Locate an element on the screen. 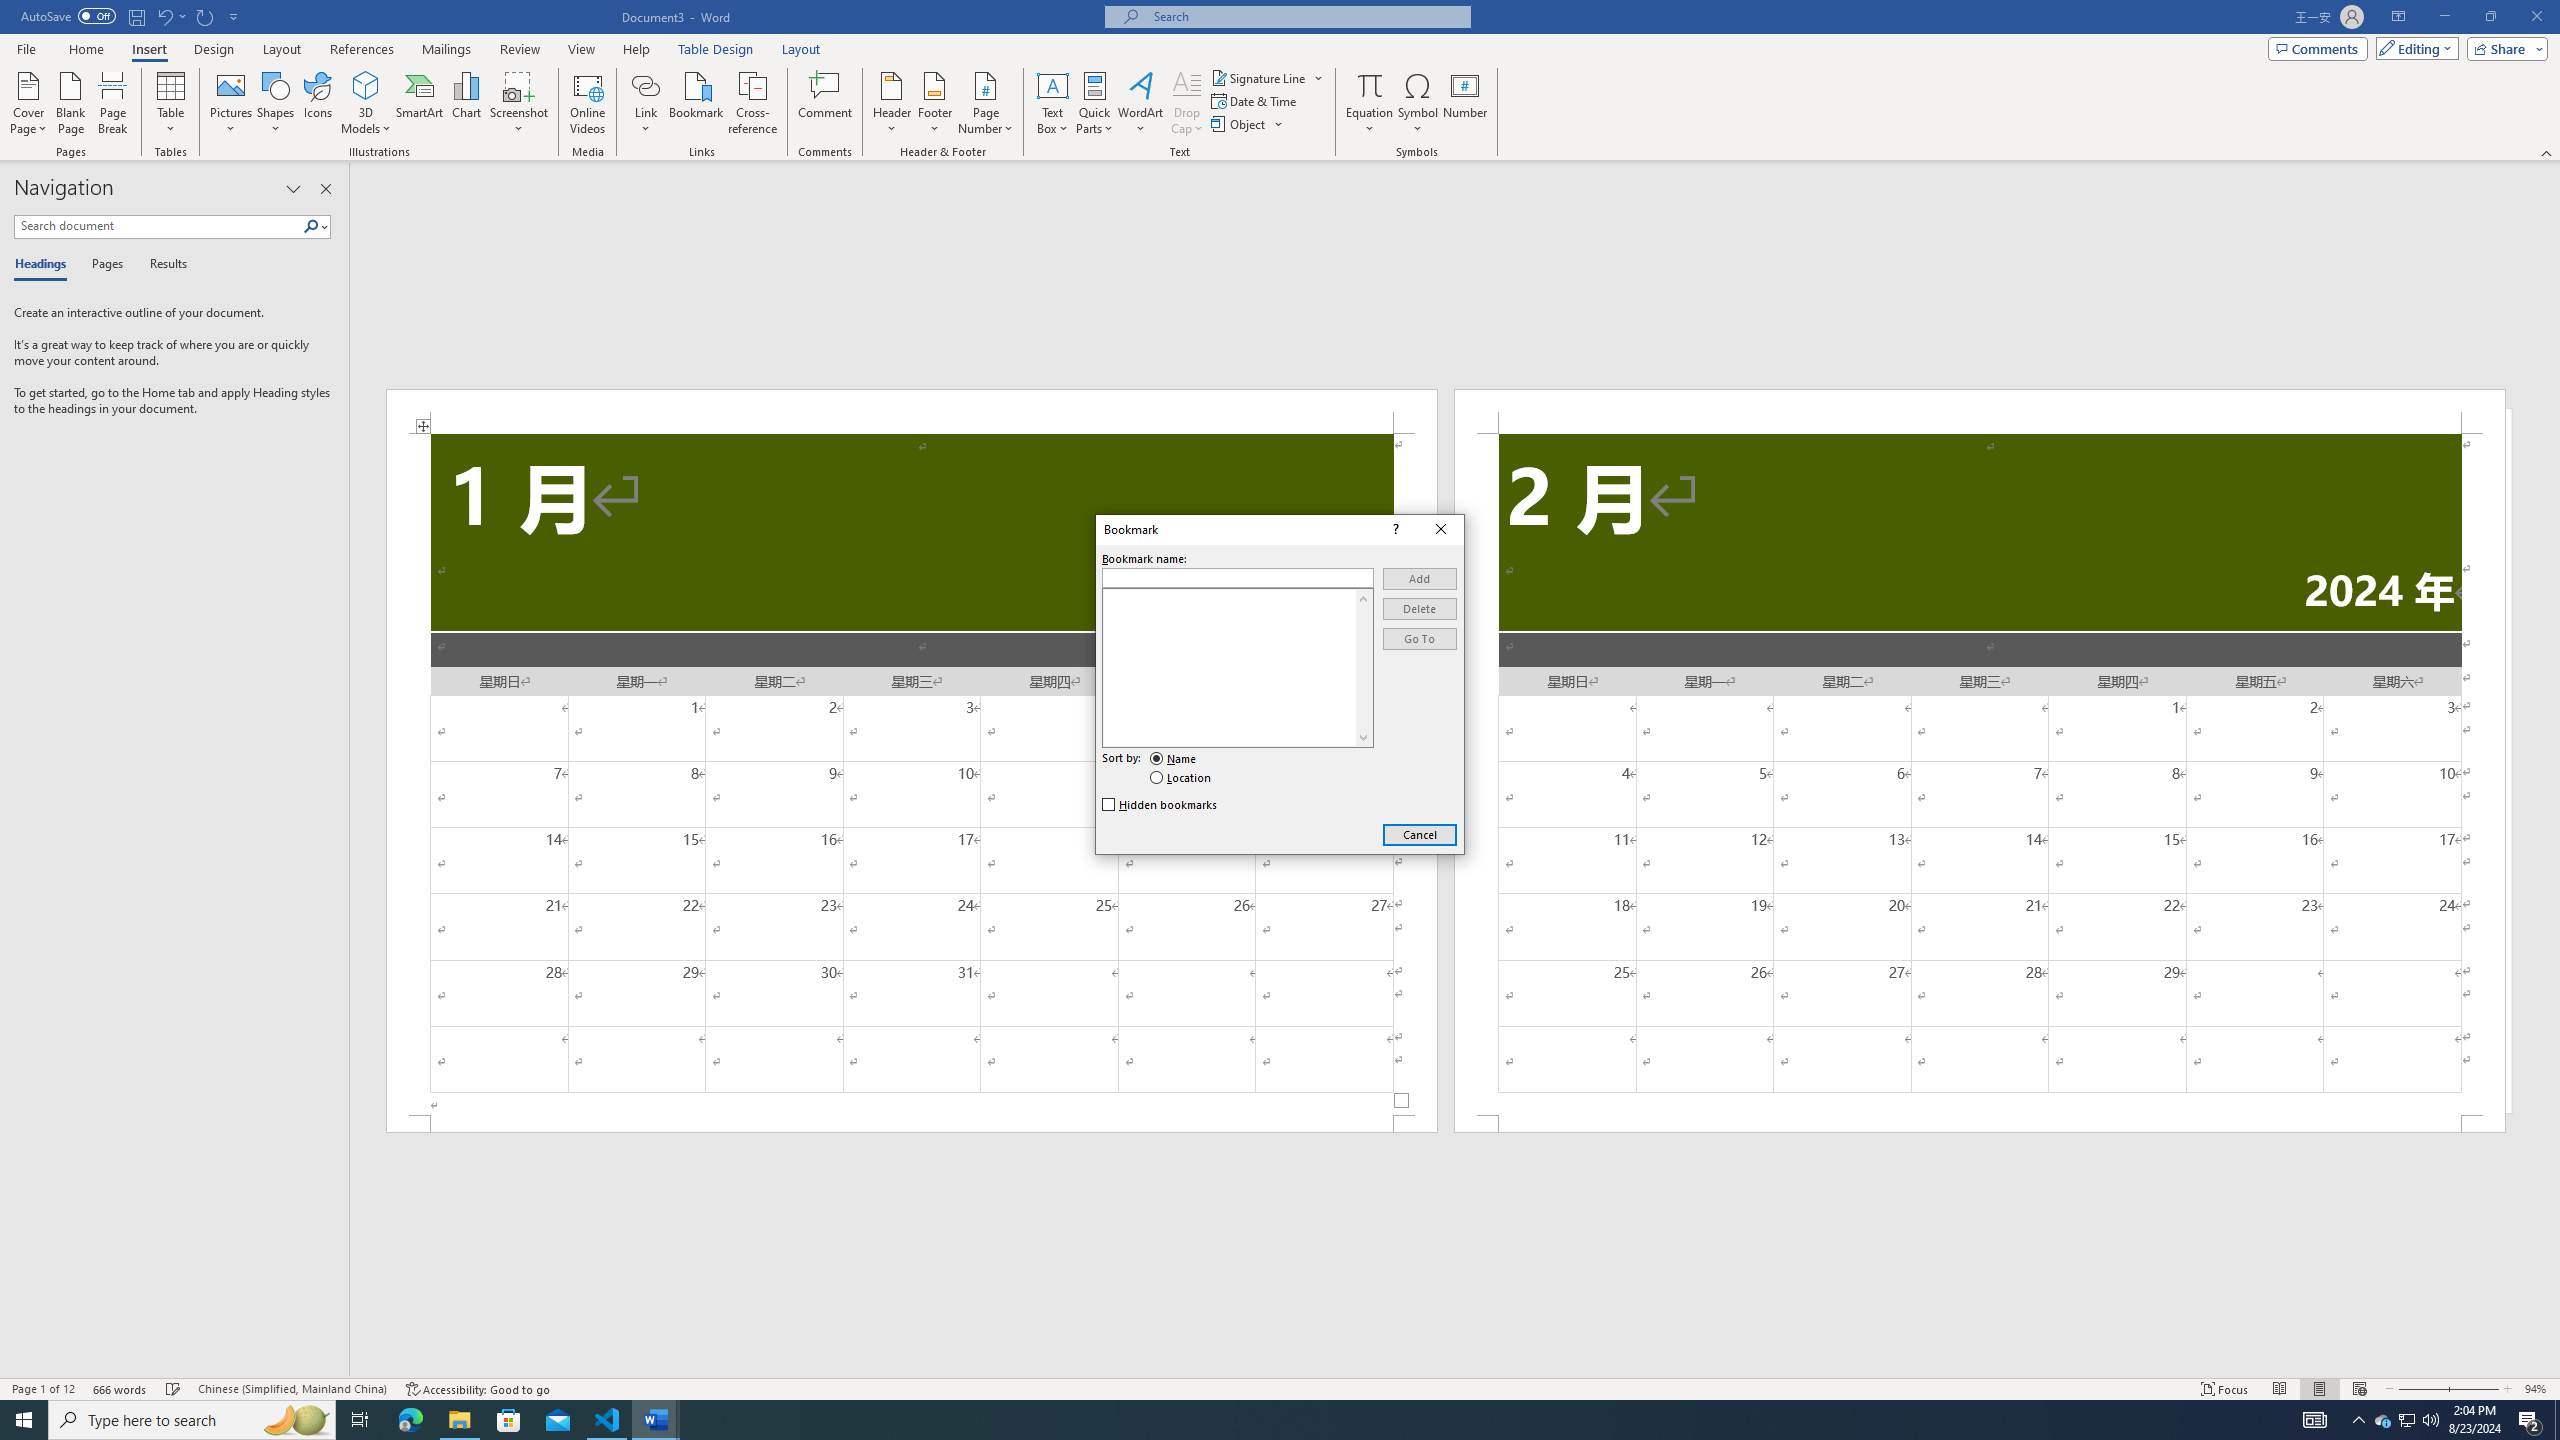 Image resolution: width=2560 pixels, height=1440 pixels. 'Class: MsoCommandBar' is located at coordinates (1280, 1387).